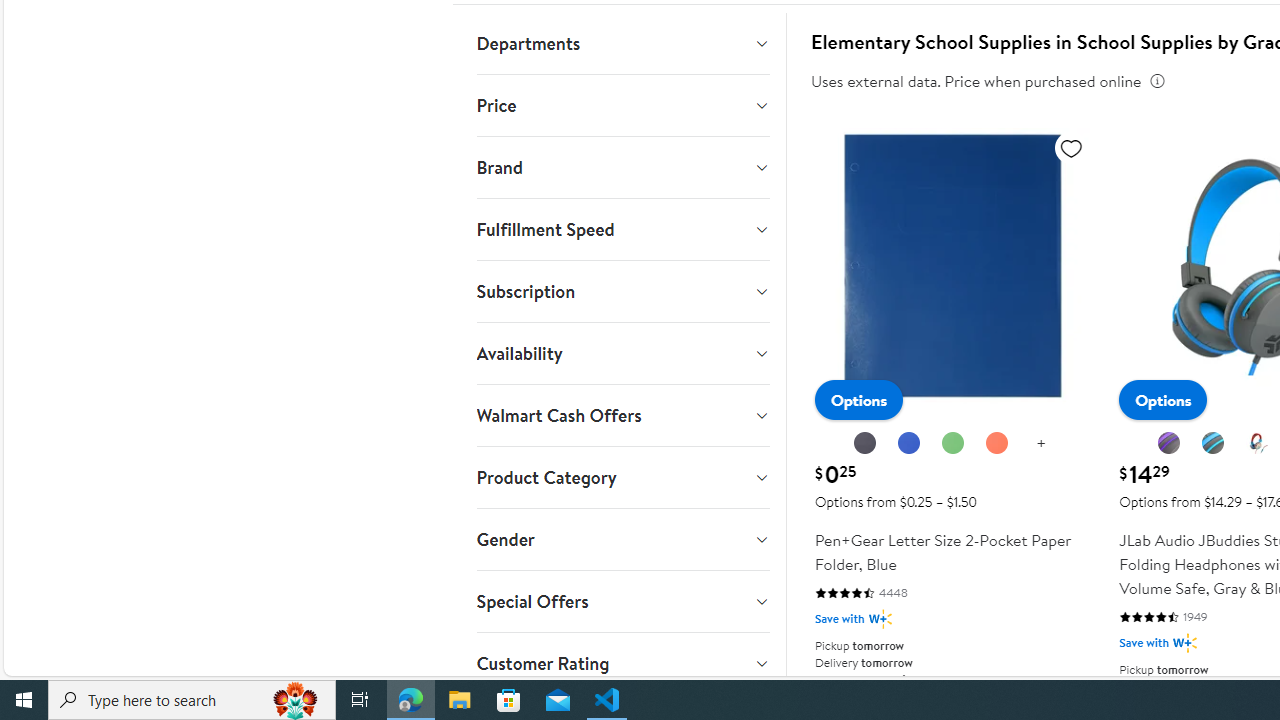  What do you see at coordinates (1157, 80) in the screenshot?
I see `'legal information'` at bounding box center [1157, 80].